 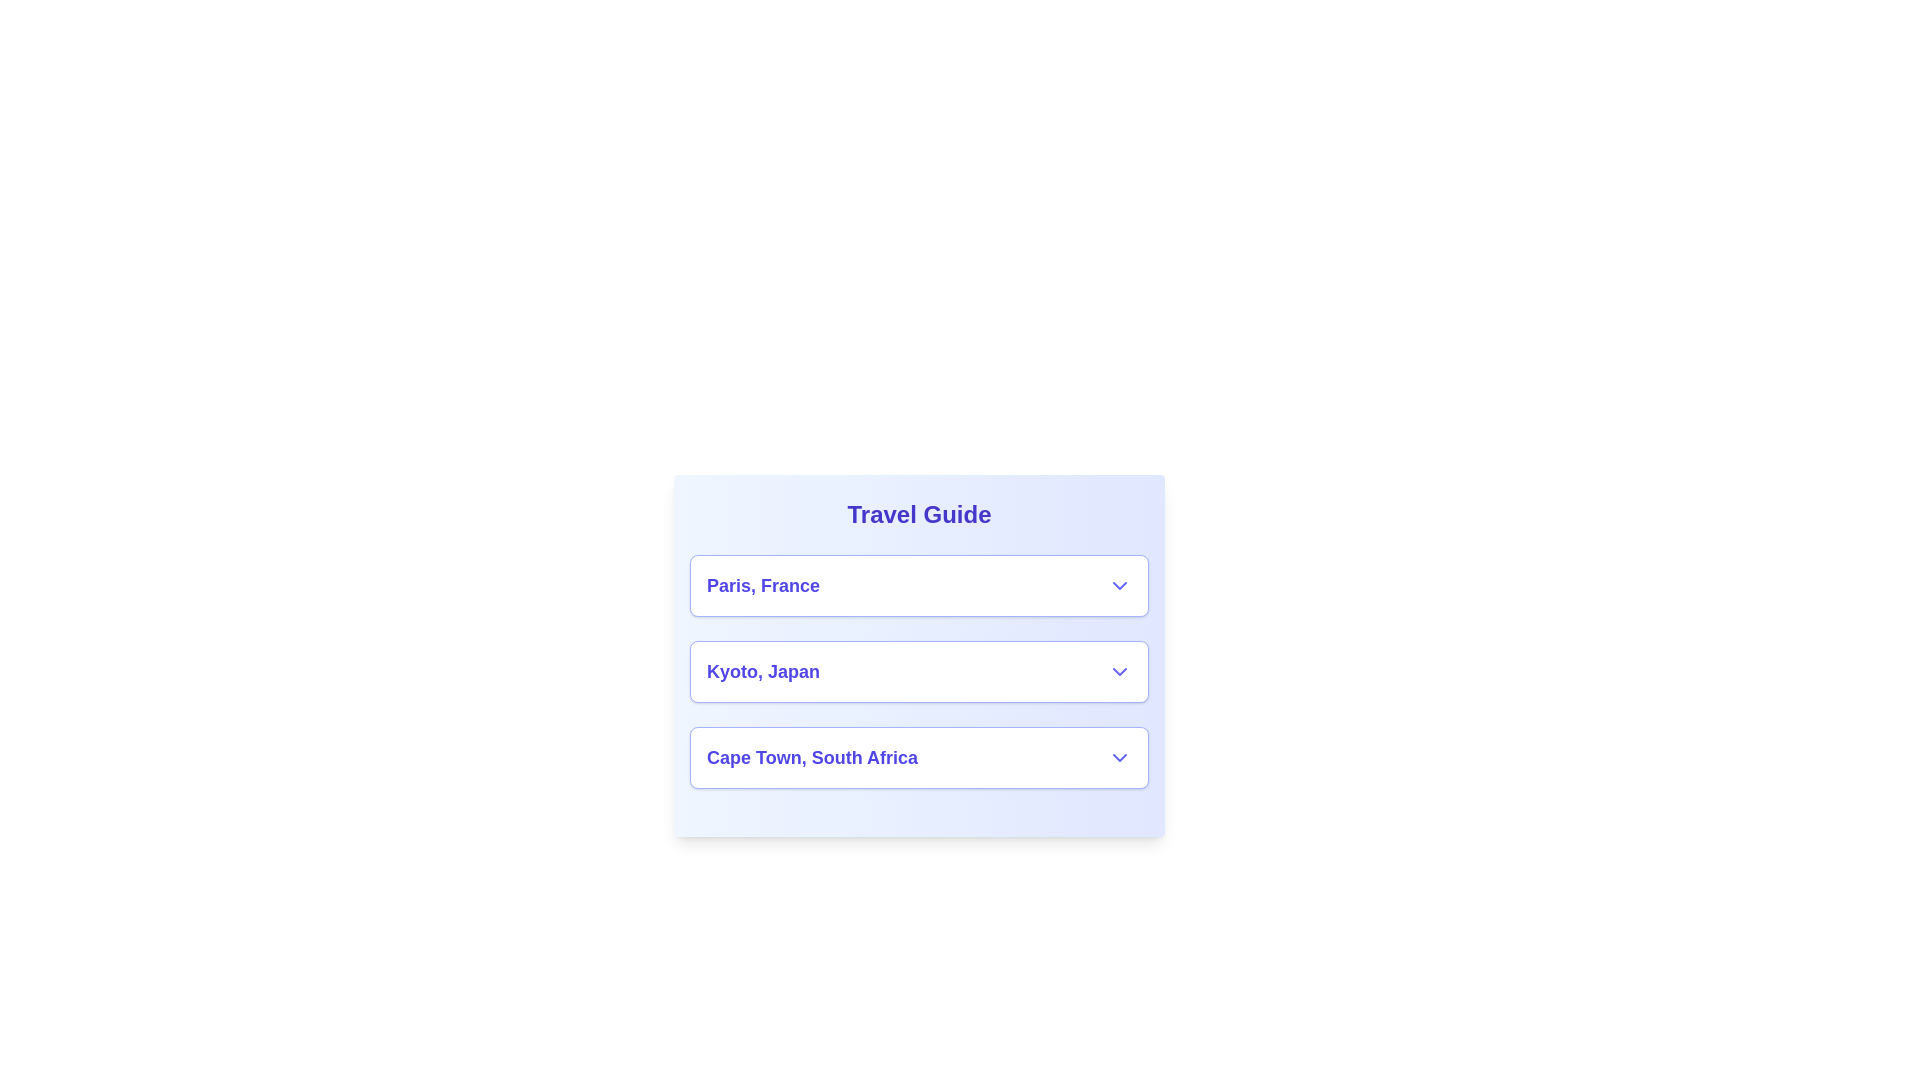 I want to click on the Expandable dropdown indicator icon located to the far right of the section displaying 'Kyoto, Japan', so click(x=1118, y=671).